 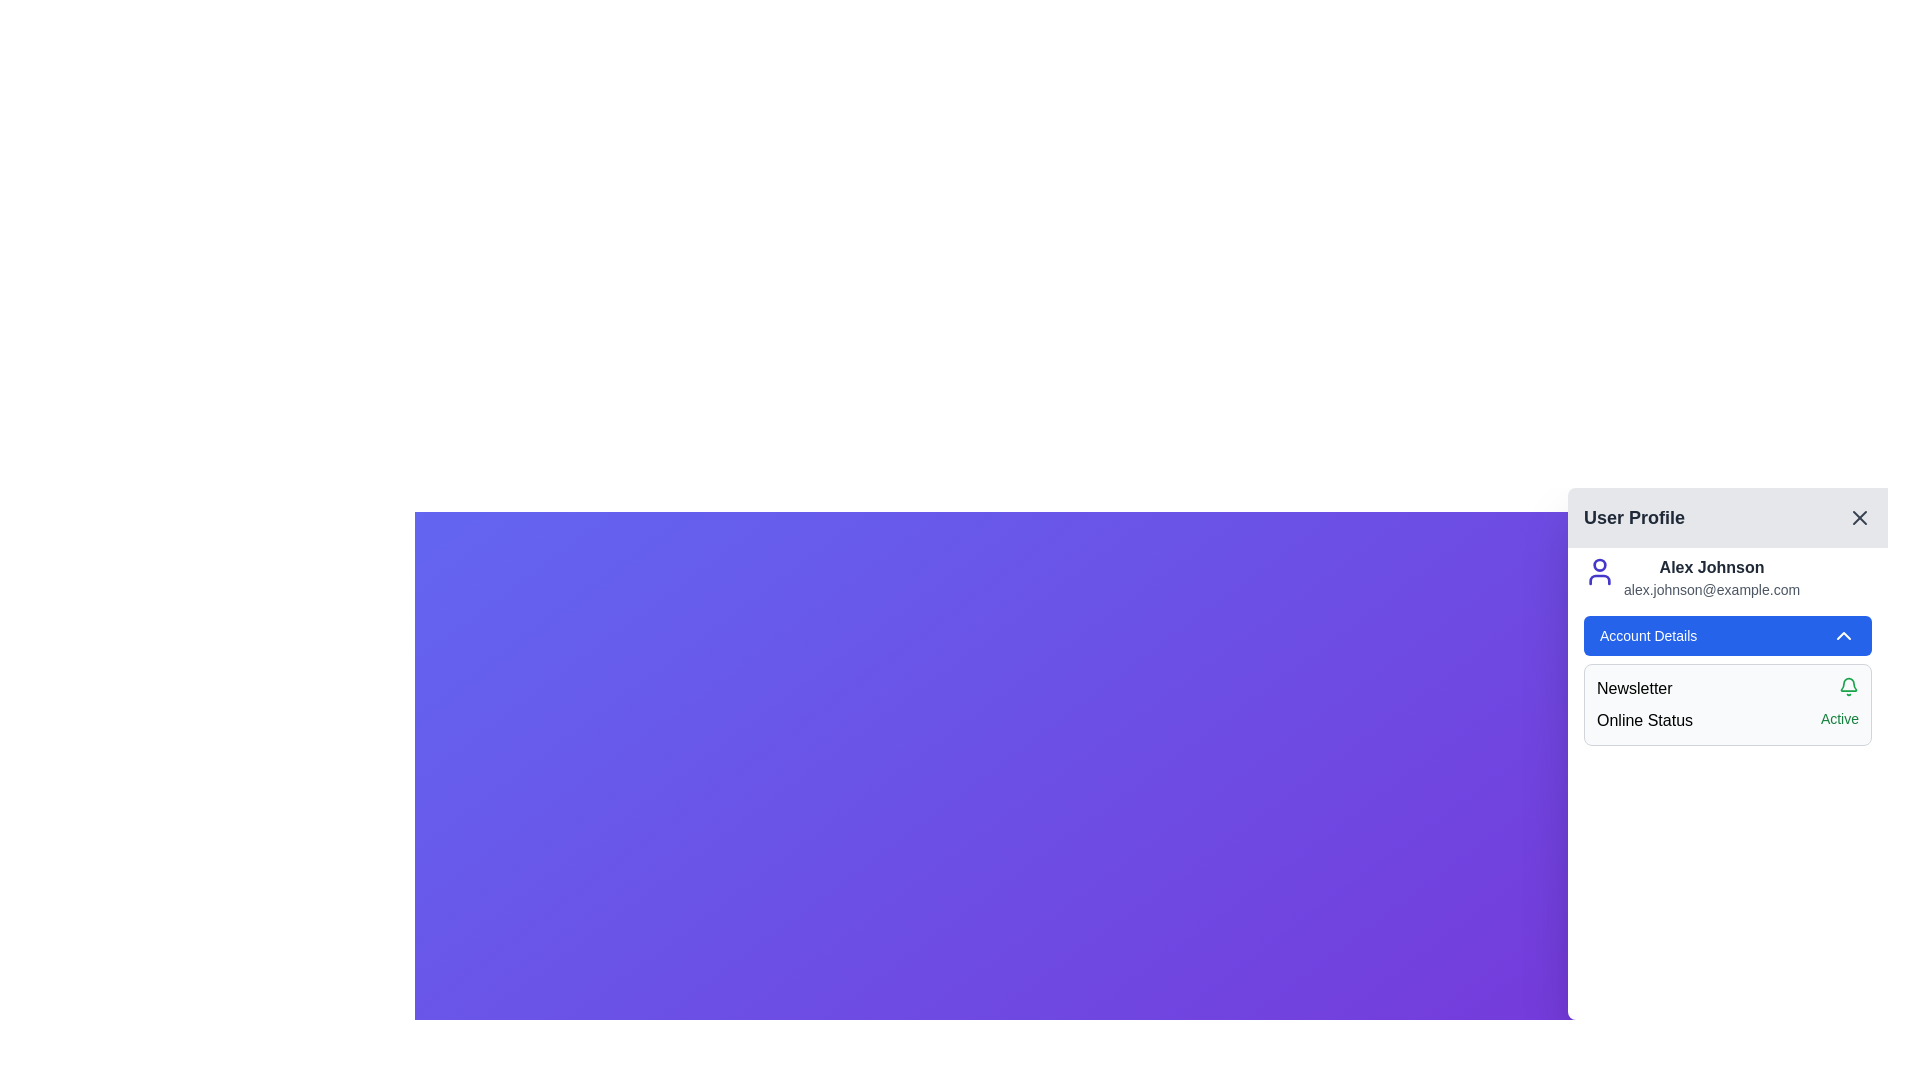 I want to click on the static text label reading 'Active' styled in green, located at the bottom-right corner of the 'Online Status' row in the 'User Profile' panel, so click(x=1839, y=721).